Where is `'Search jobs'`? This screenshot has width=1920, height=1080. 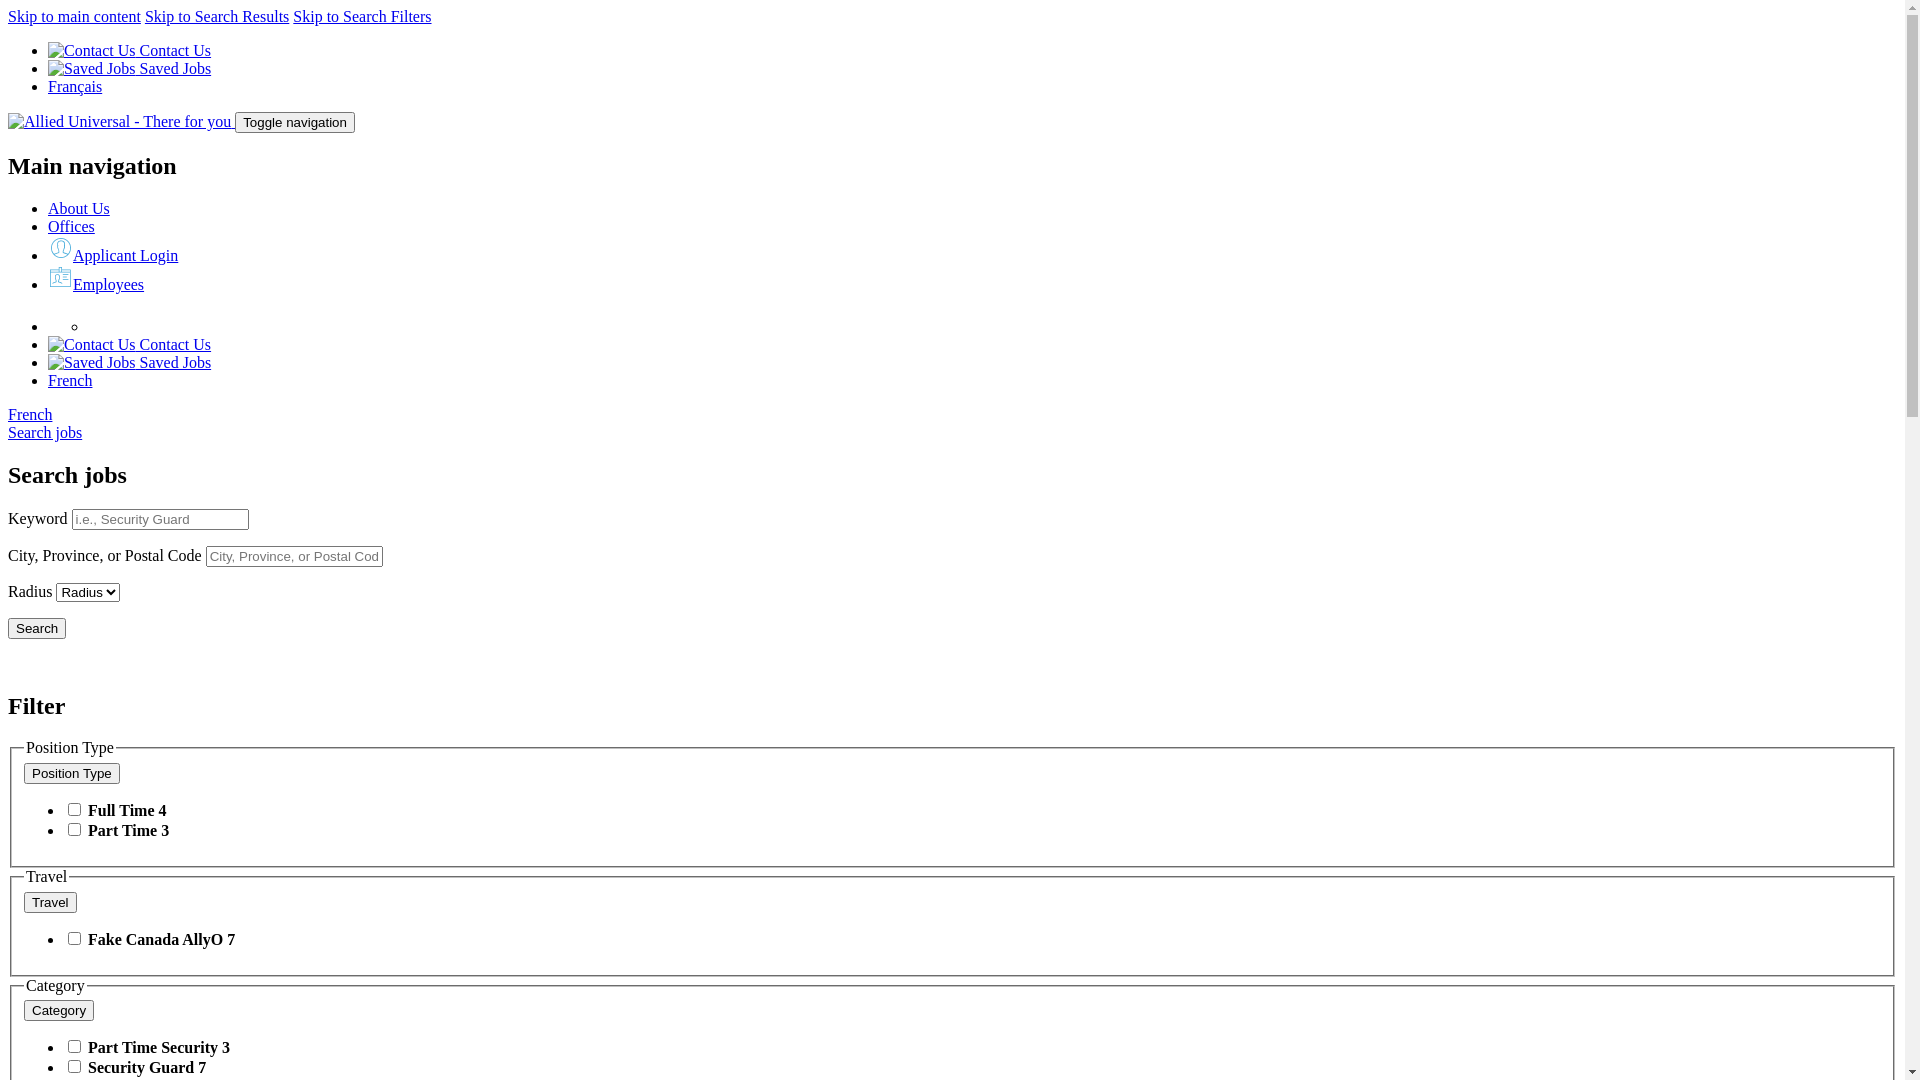
'Search jobs' is located at coordinates (44, 431).